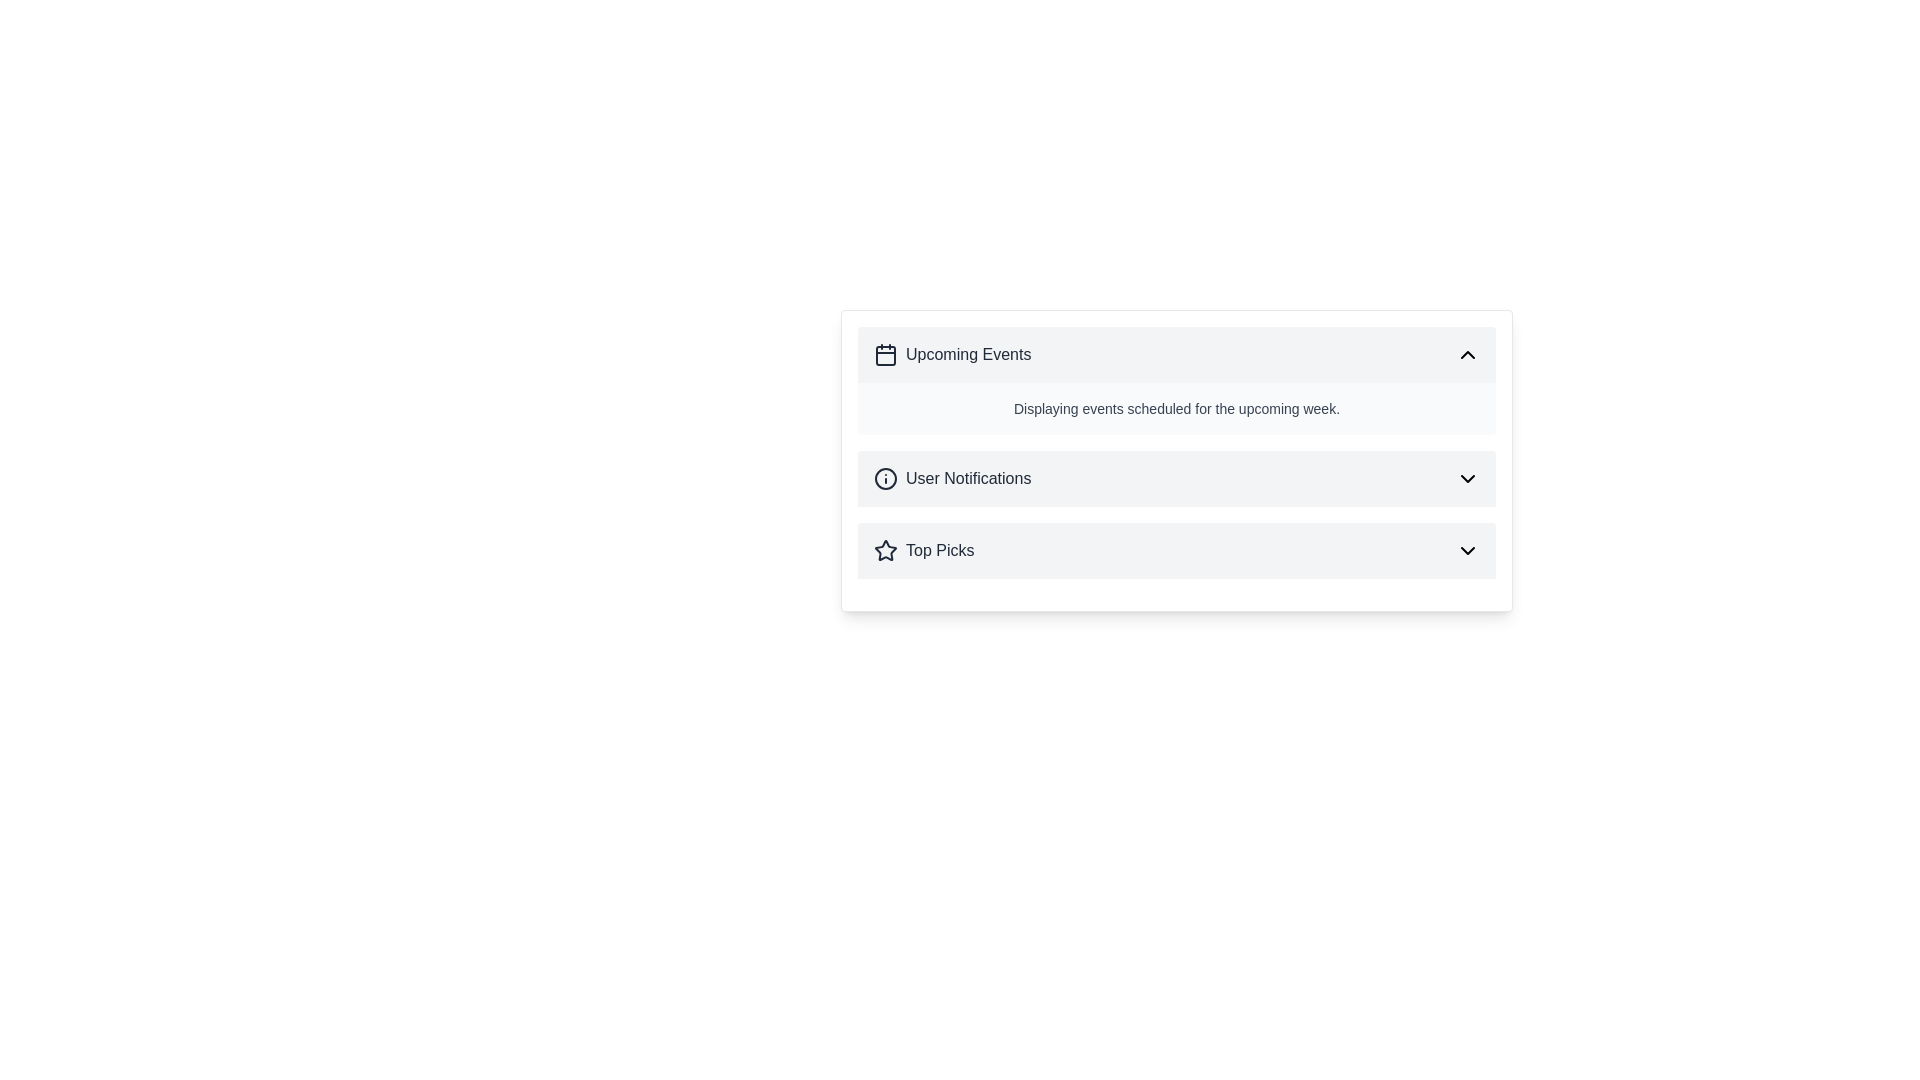 This screenshot has width=1920, height=1080. I want to click on the 'Upcoming Events' text label element, which is displayed in a medium-sized, bold font and is positioned next to a calendar icon in the User Notifications section, so click(968, 353).